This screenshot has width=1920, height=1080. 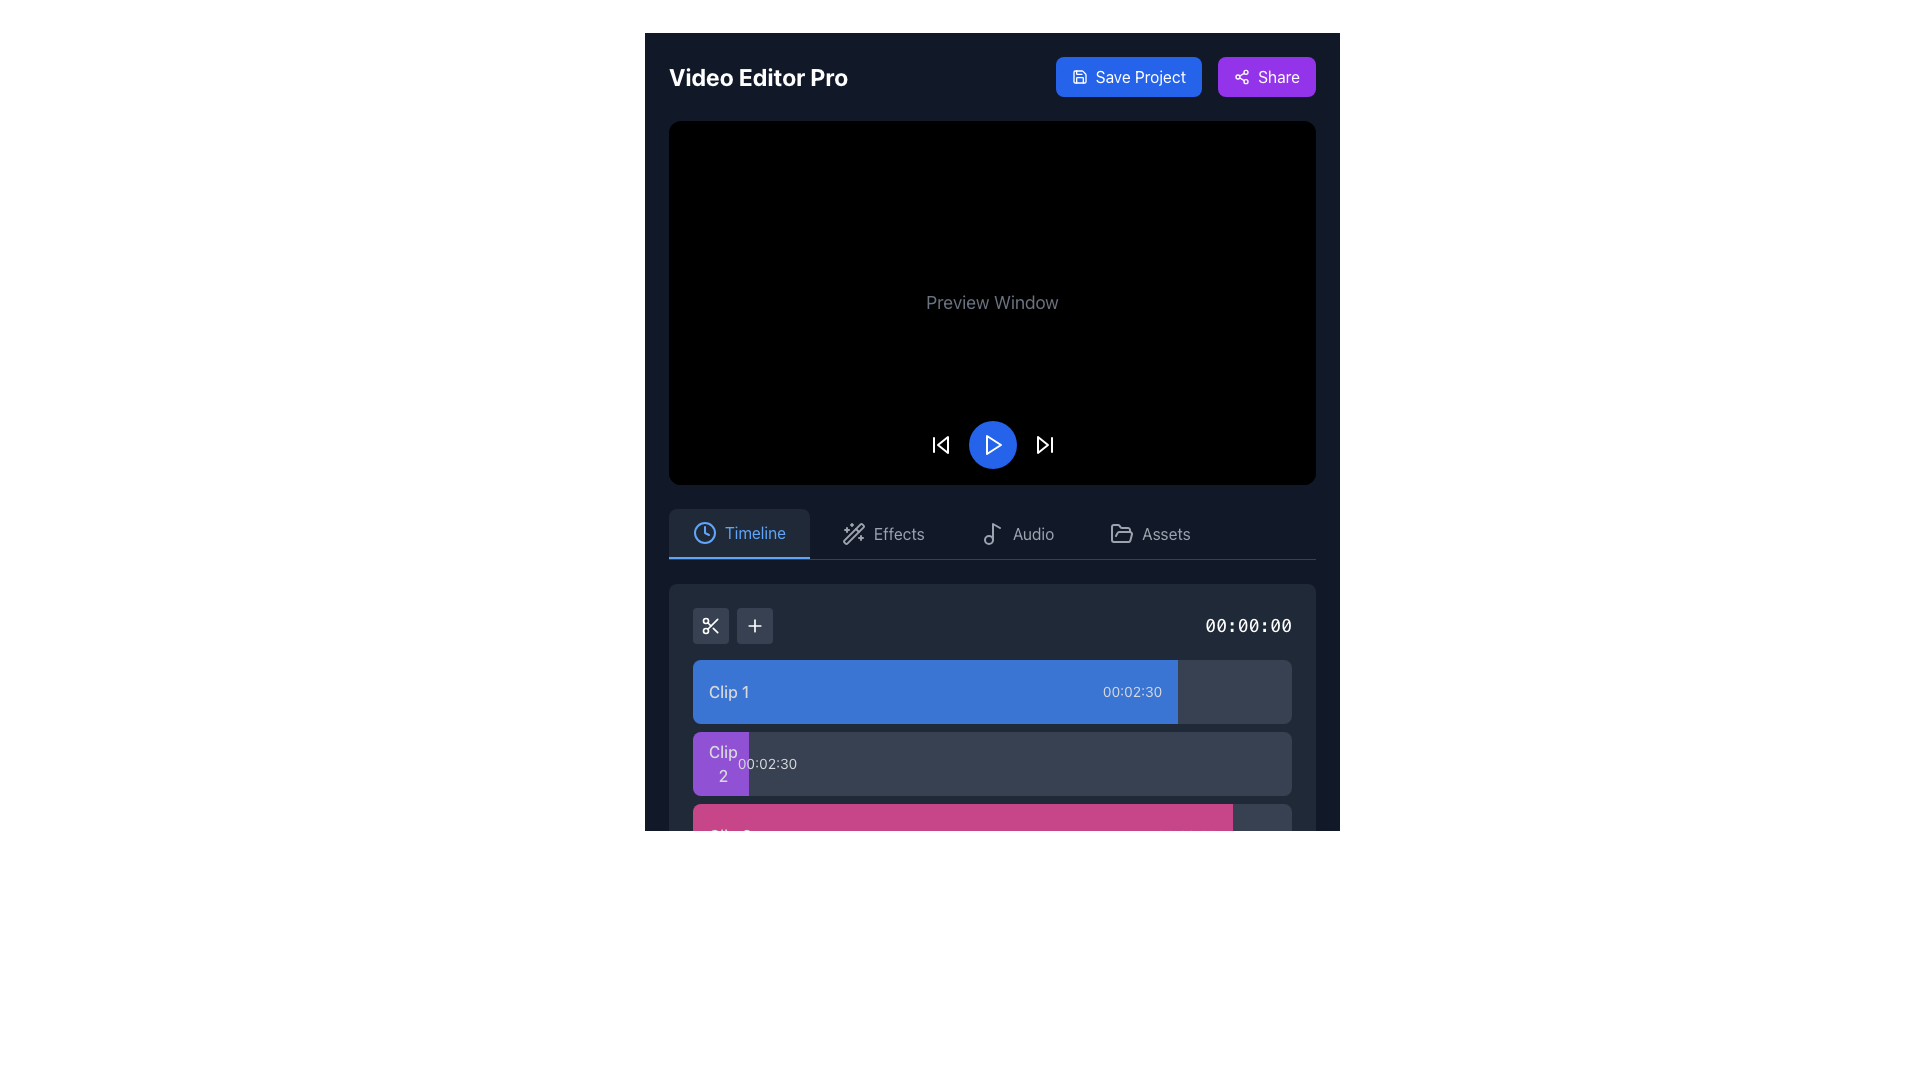 What do you see at coordinates (934, 690) in the screenshot?
I see `the blue rectangular Timeline Clip labeled 'Clip 1' at the center coordinates` at bounding box center [934, 690].